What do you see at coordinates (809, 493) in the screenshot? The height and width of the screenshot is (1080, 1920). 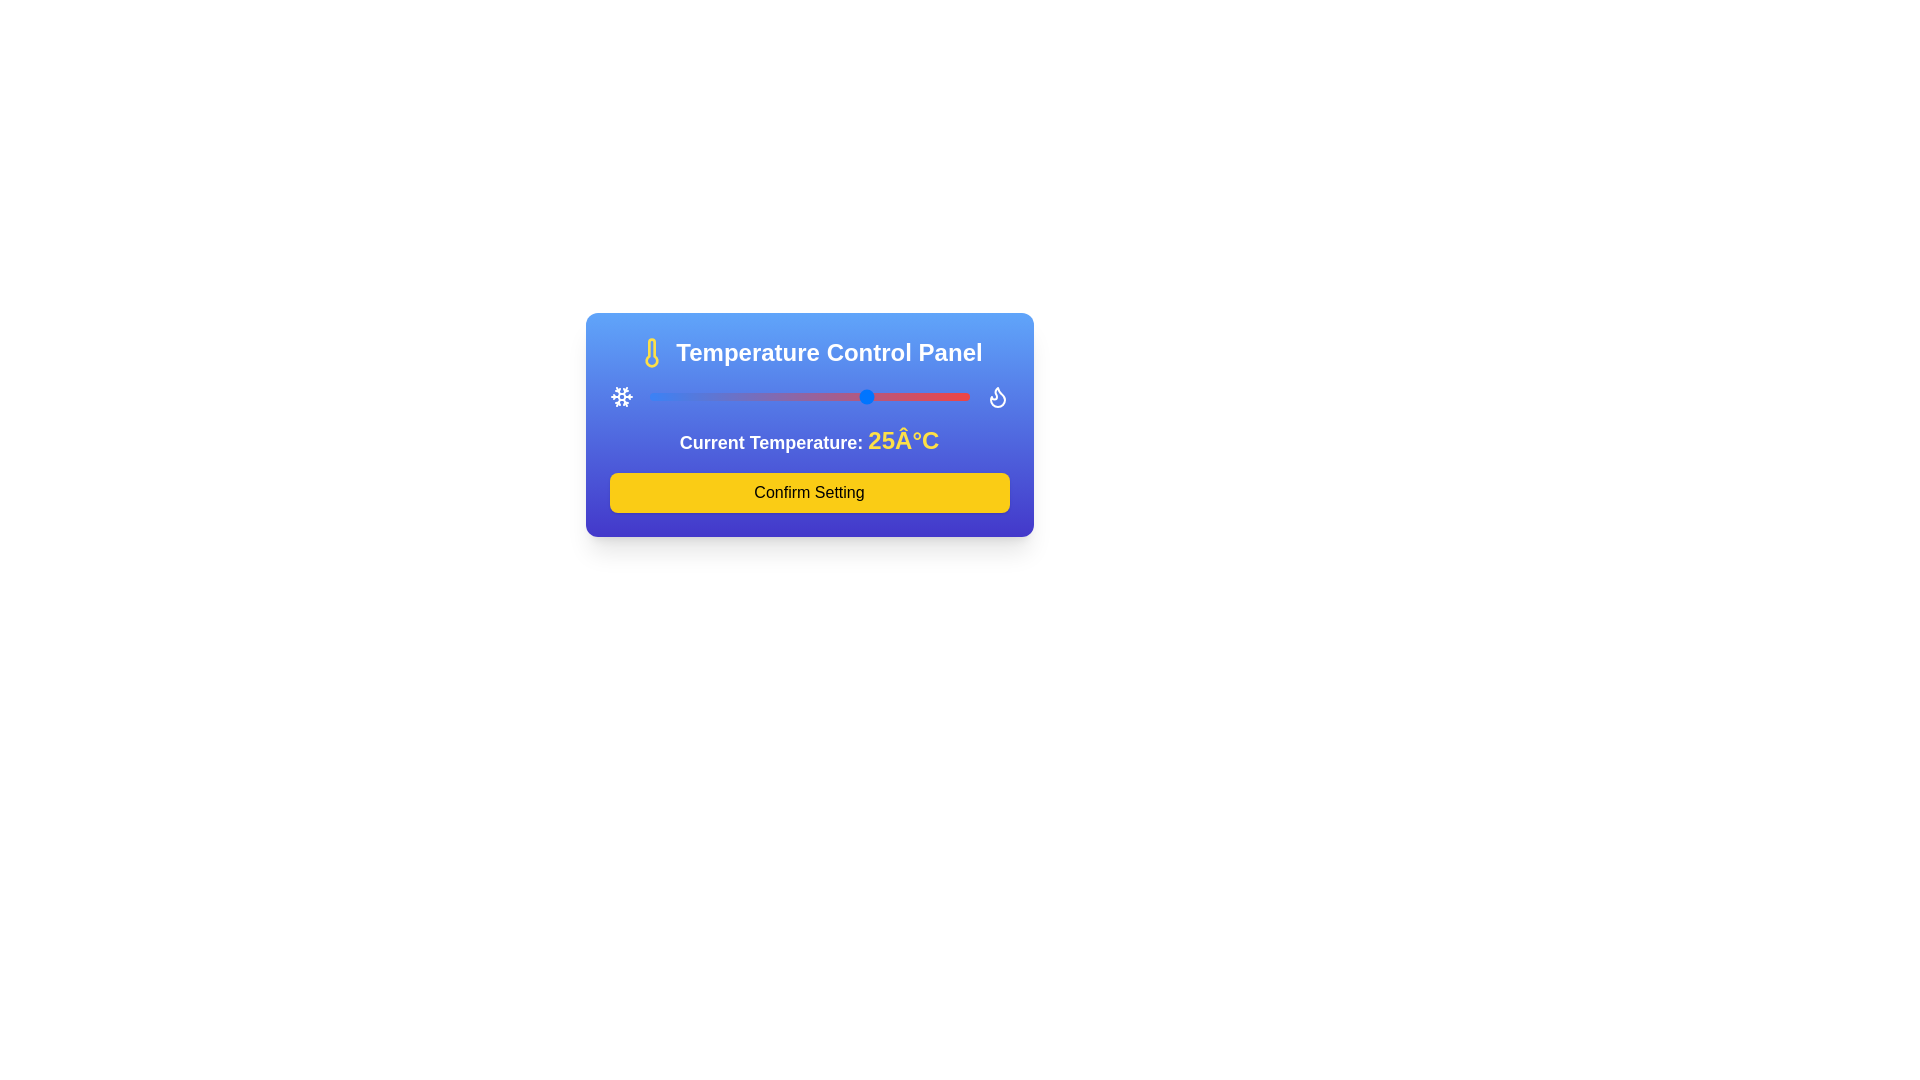 I see `'Confirm Setting' button to confirm the temperature setting` at bounding box center [809, 493].